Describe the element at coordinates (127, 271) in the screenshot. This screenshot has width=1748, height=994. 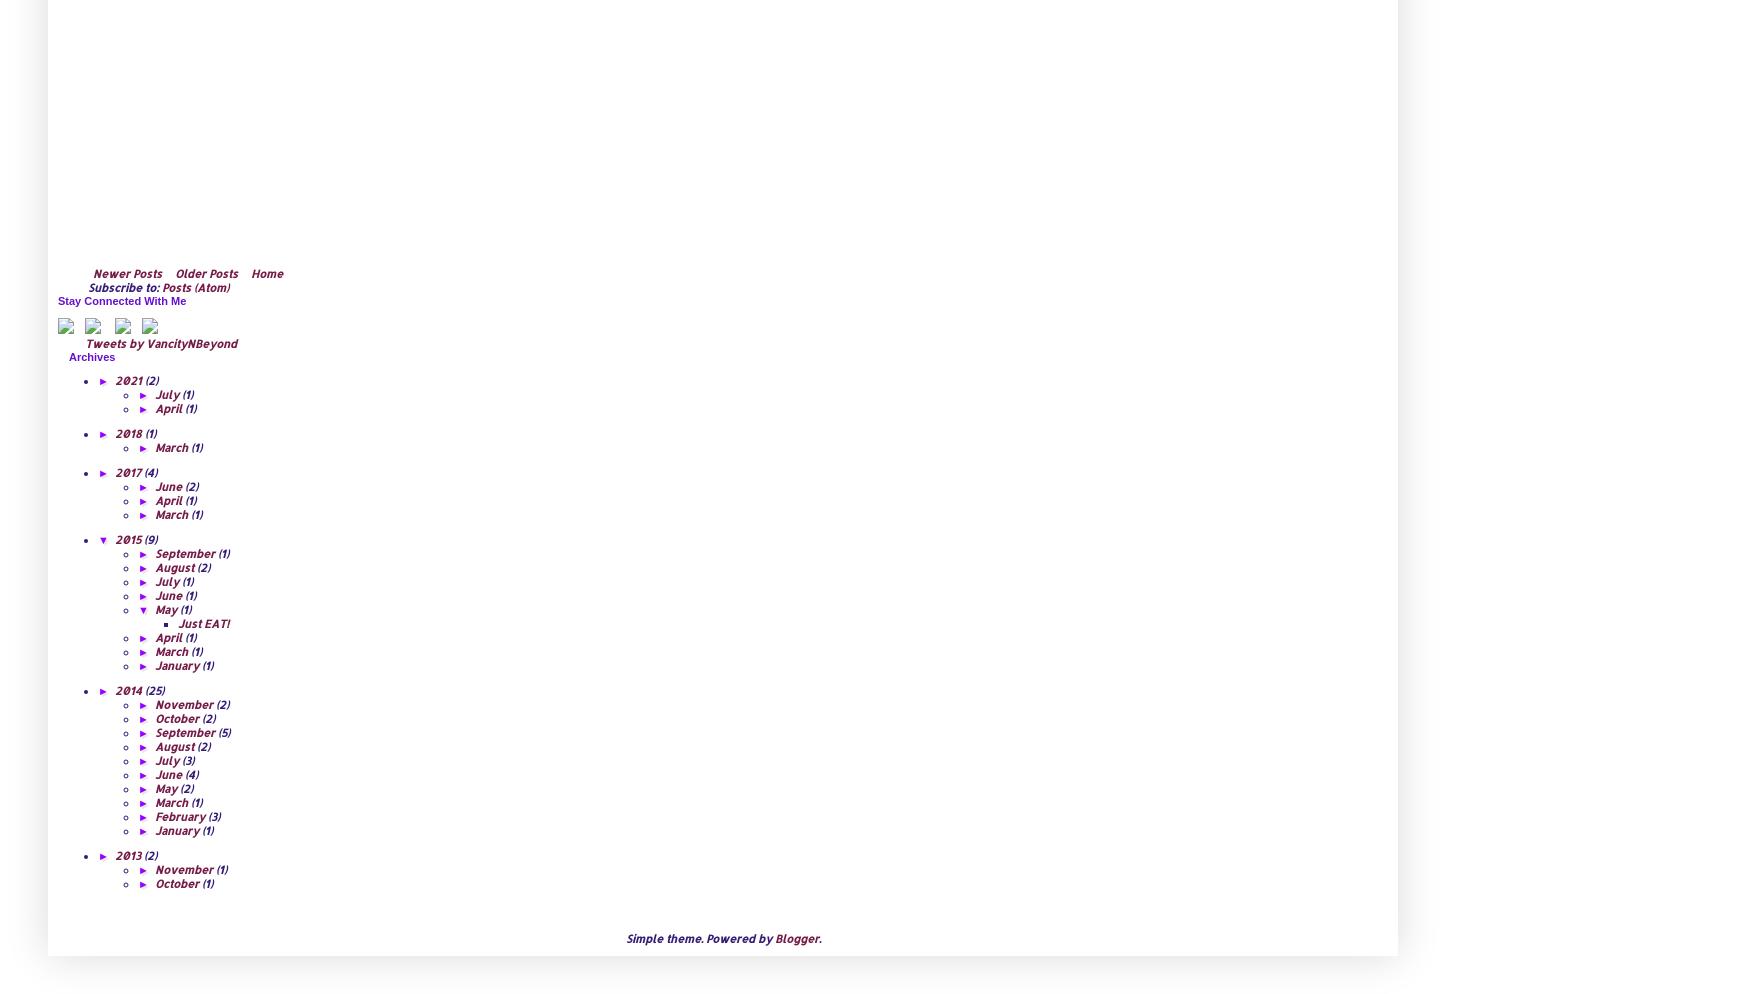
I see `'Newer Posts'` at that location.